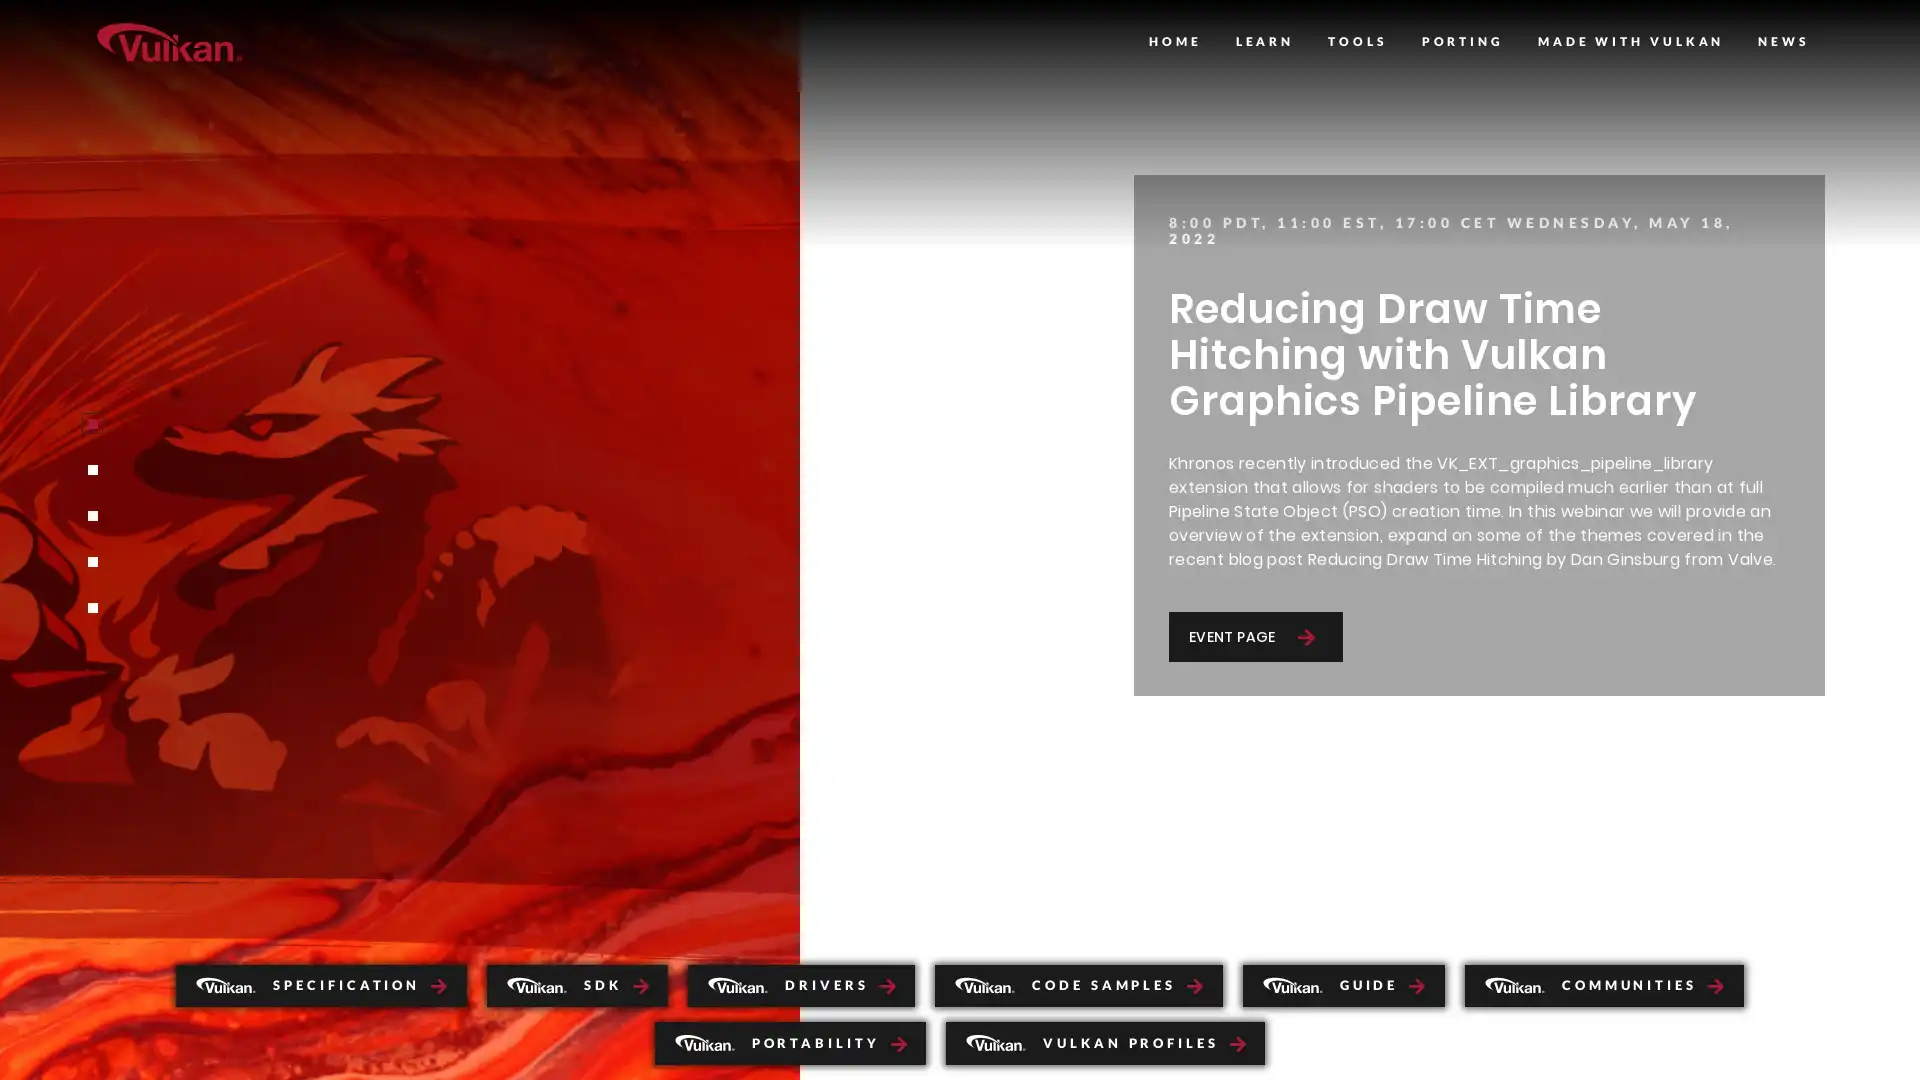 The image size is (1920, 1080). I want to click on 2, so click(90, 470).